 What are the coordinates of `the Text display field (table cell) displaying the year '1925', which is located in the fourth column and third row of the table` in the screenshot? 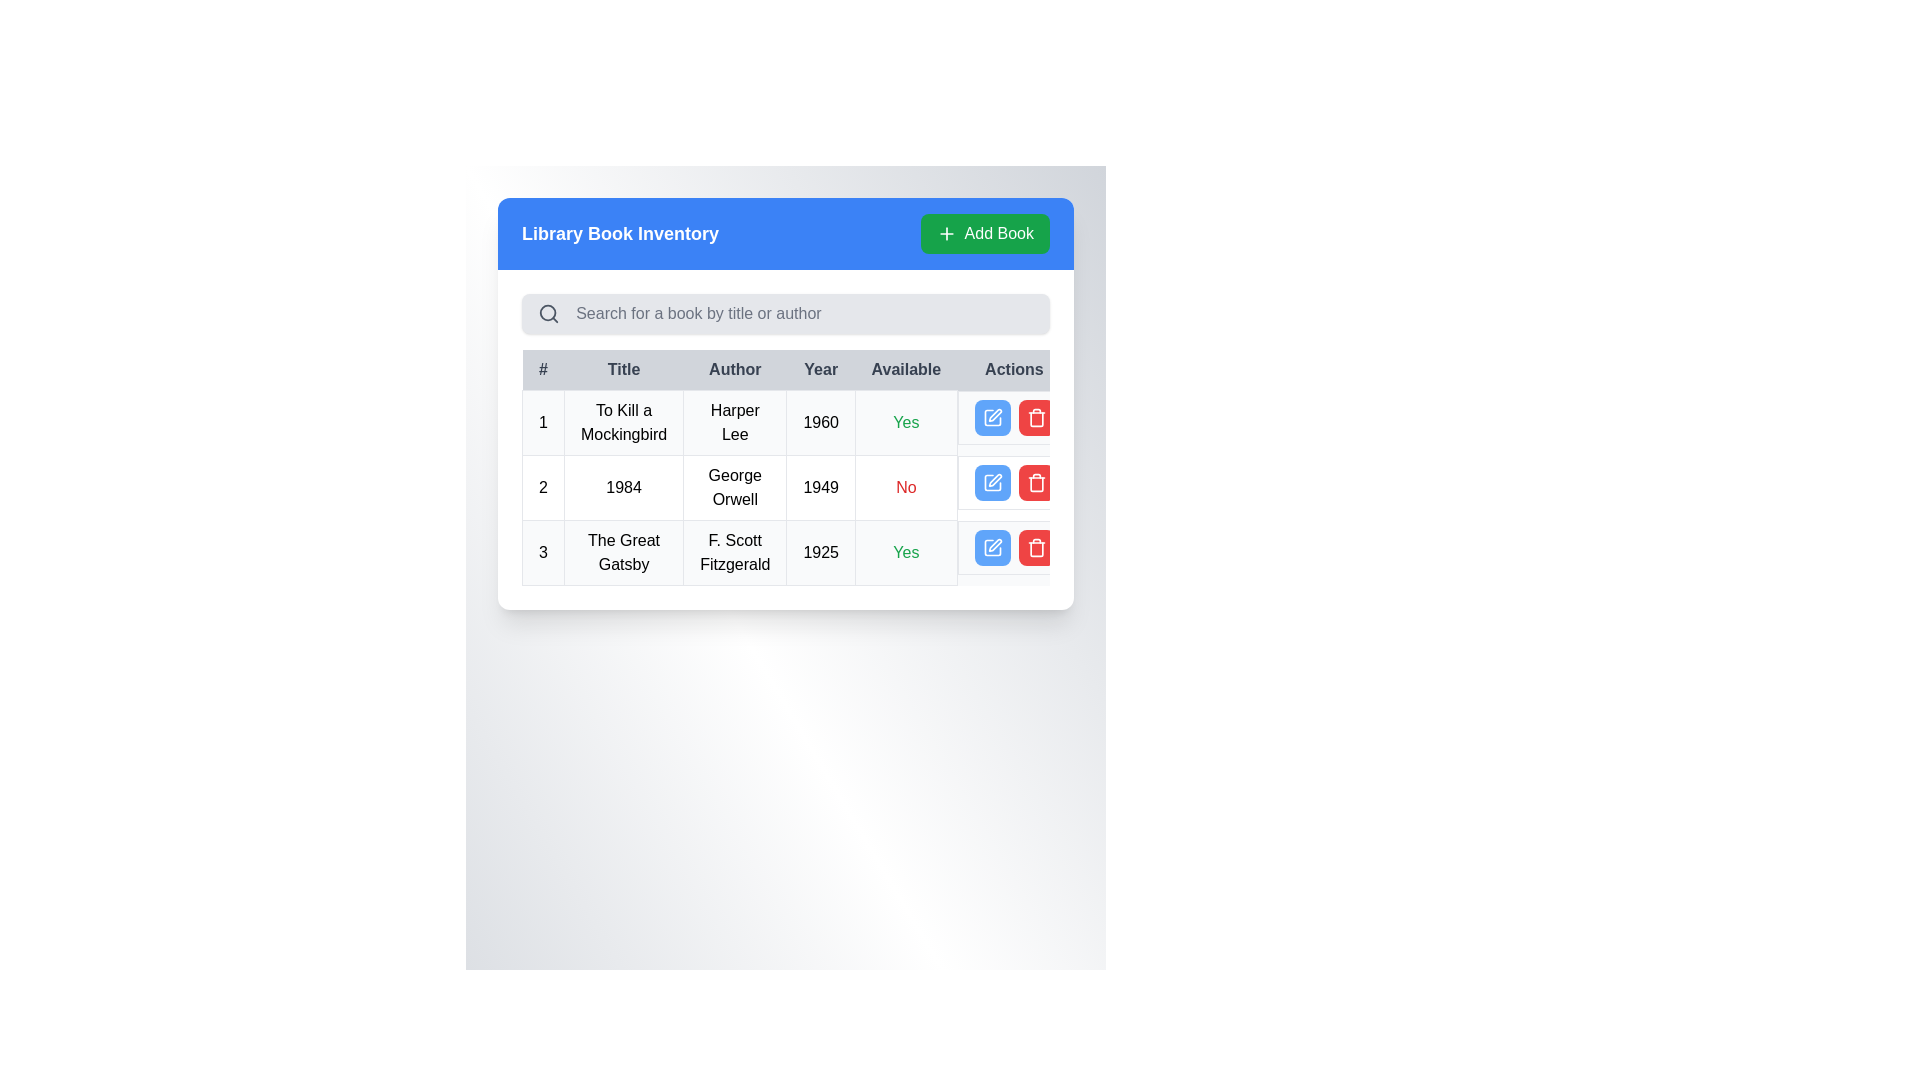 It's located at (821, 552).